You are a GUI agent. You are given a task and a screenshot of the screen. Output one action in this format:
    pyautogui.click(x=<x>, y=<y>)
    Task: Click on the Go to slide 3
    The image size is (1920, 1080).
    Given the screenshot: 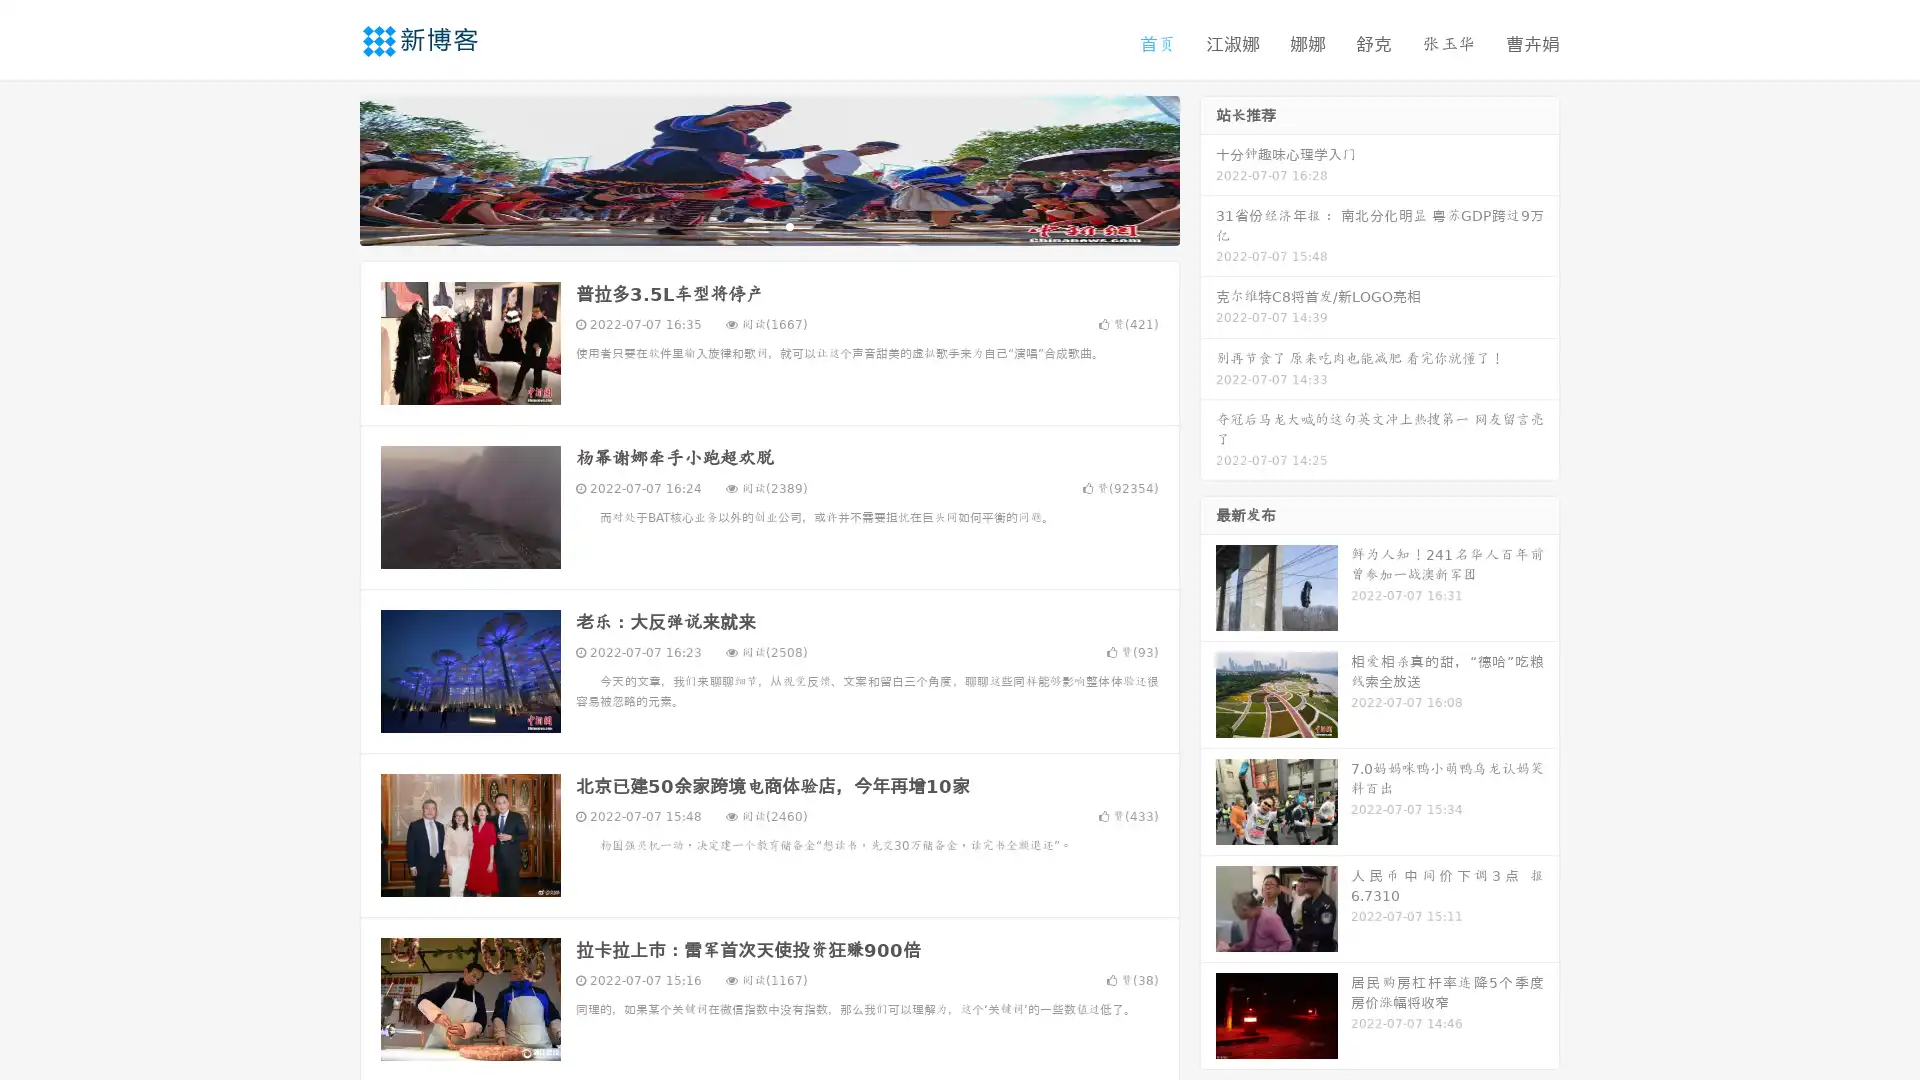 What is the action you would take?
    pyautogui.click(x=789, y=225)
    